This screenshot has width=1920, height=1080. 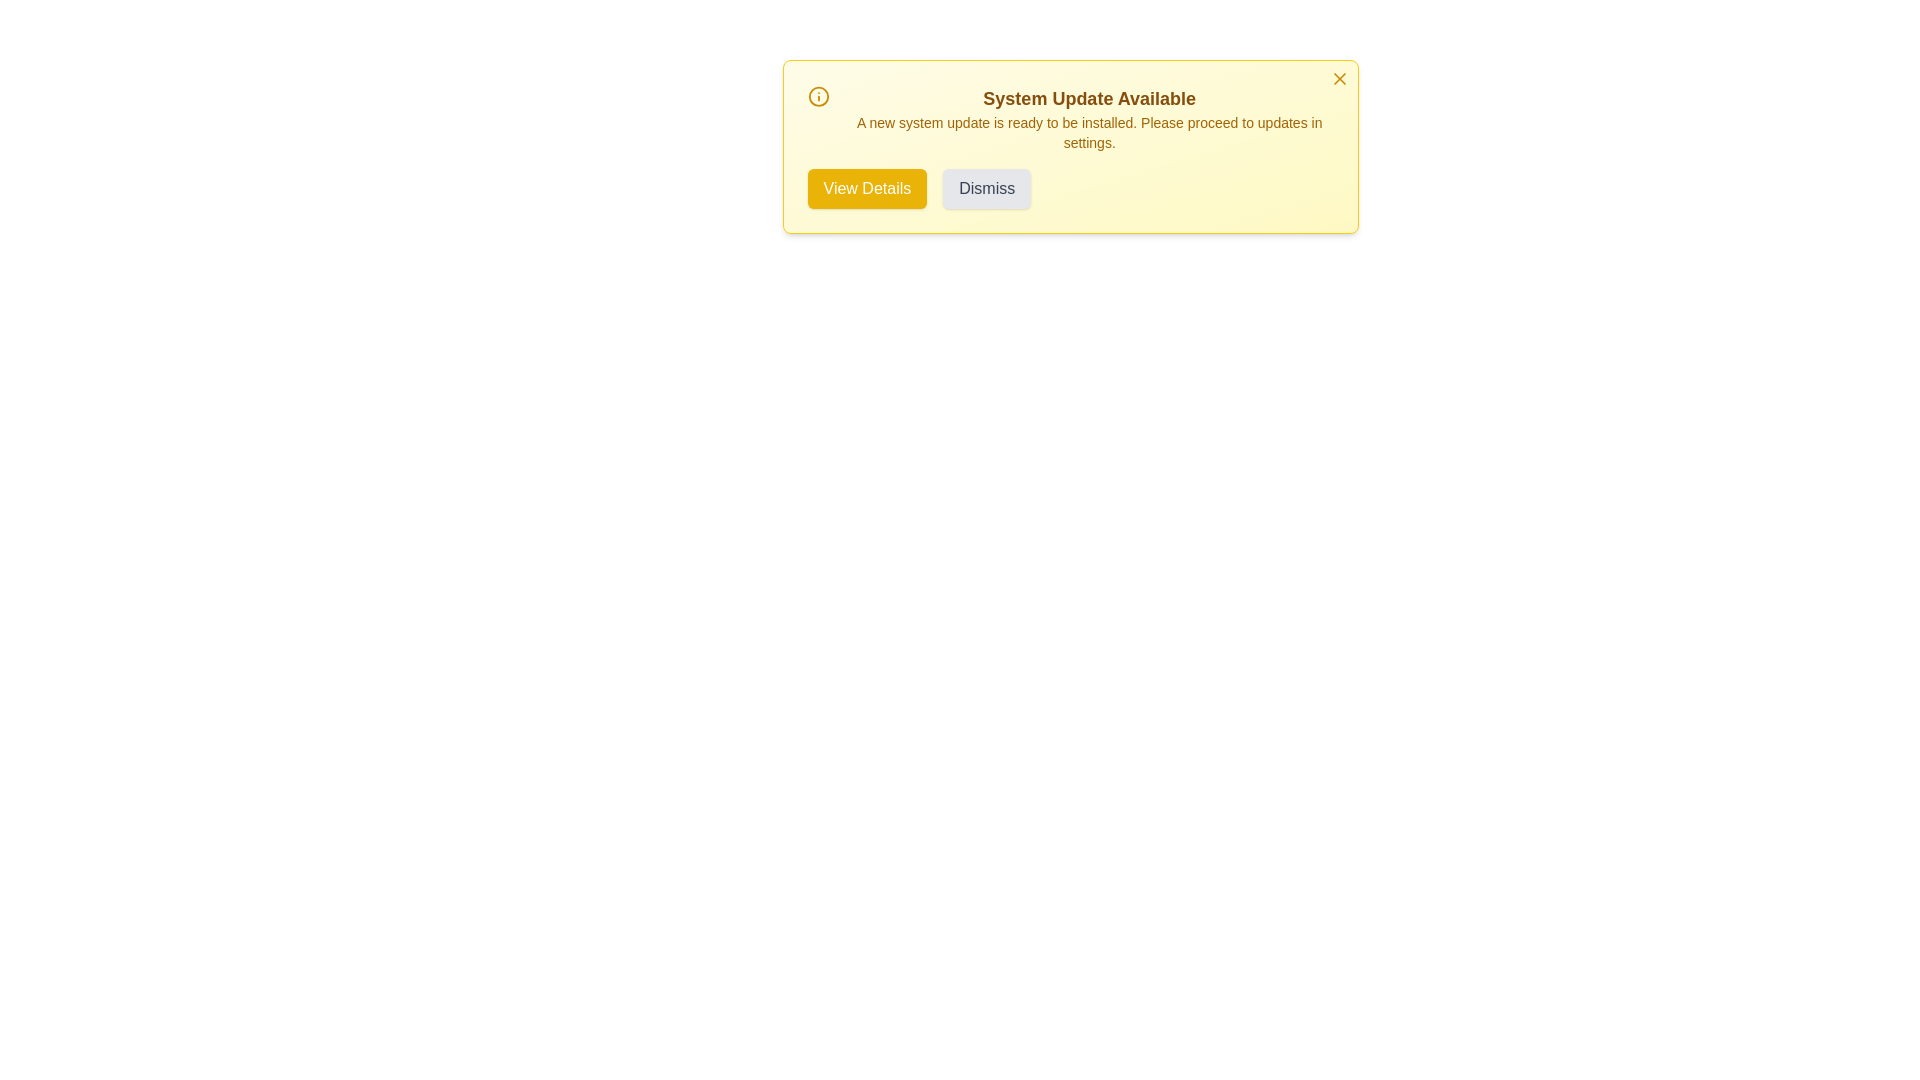 I want to click on the circular informational icon with a yellow outline and inner dot located at the top-left corner of the 'System Update Available' notification card, so click(x=818, y=96).